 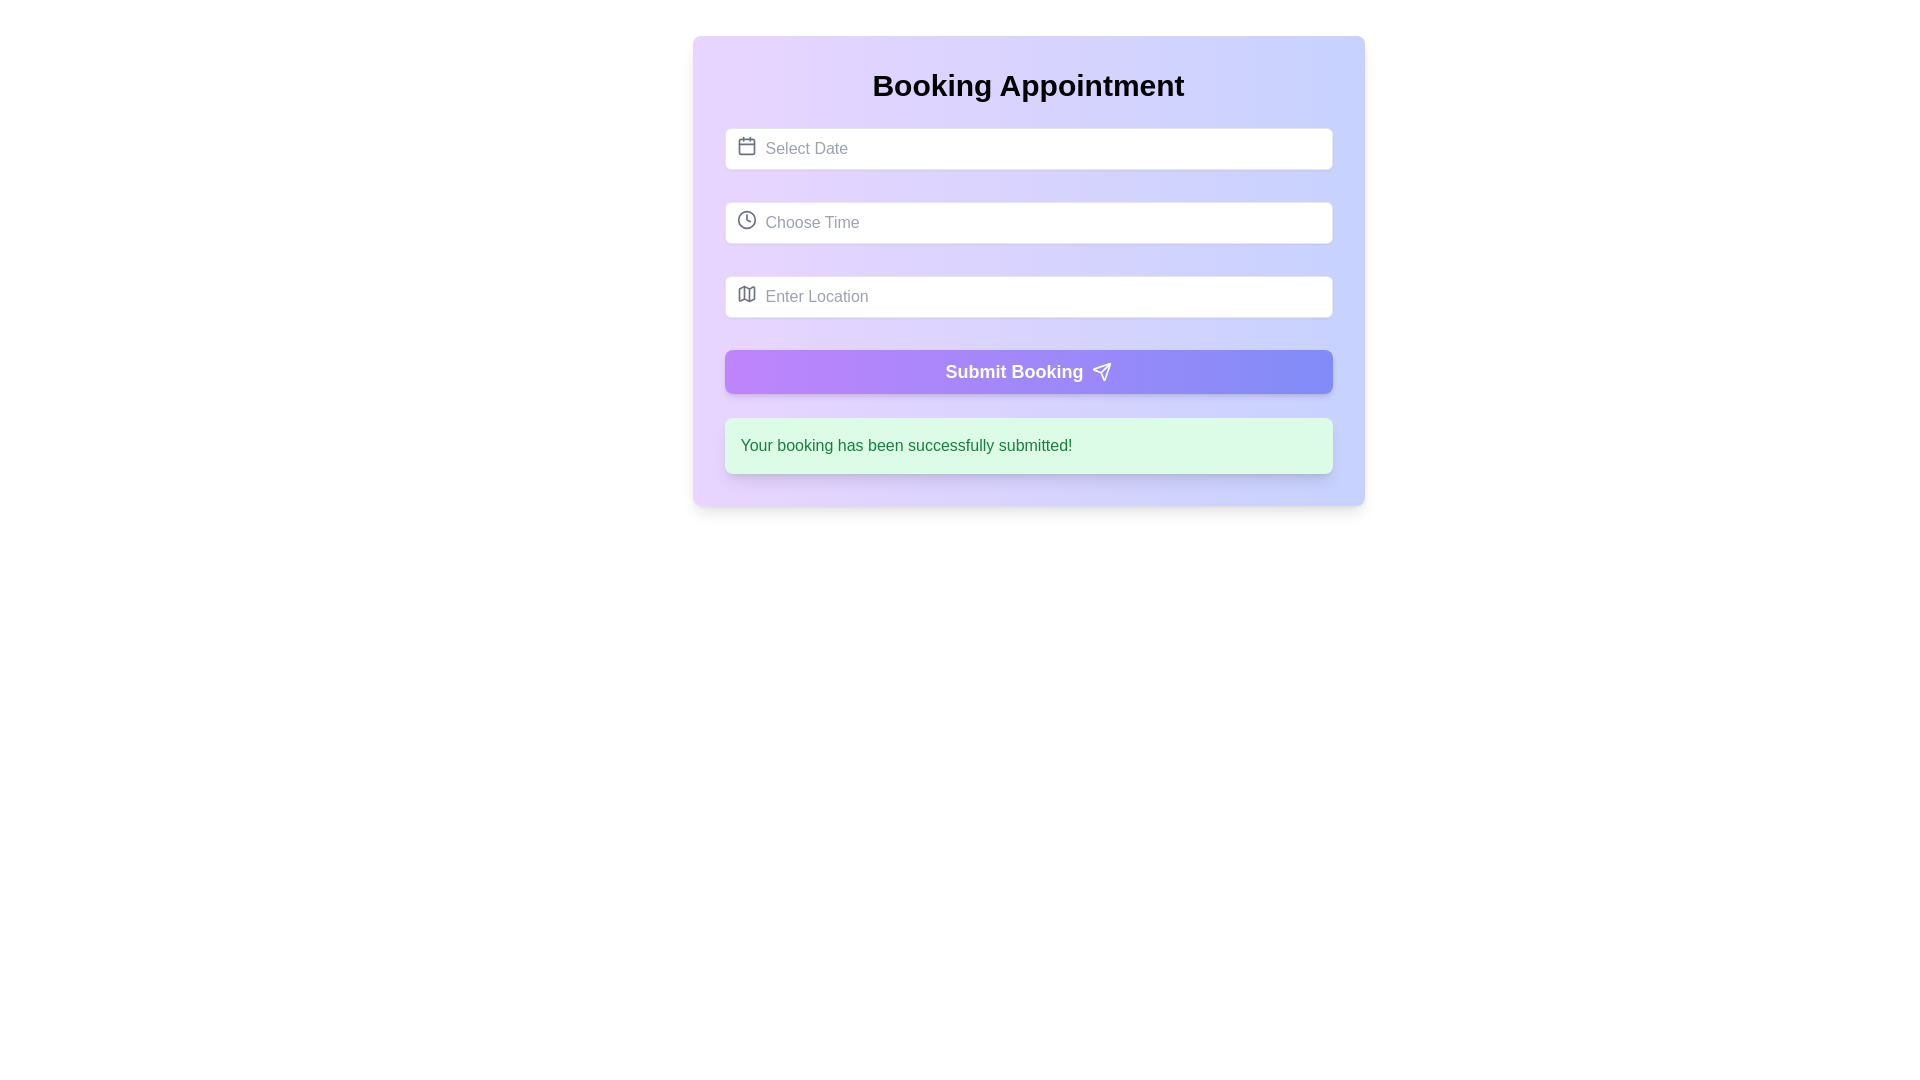 What do you see at coordinates (745, 145) in the screenshot?
I see `the calendar icon, which is an outline style icon with a box and two vertical lines, located to the left of the 'Select Date' placeholder in the first text field` at bounding box center [745, 145].